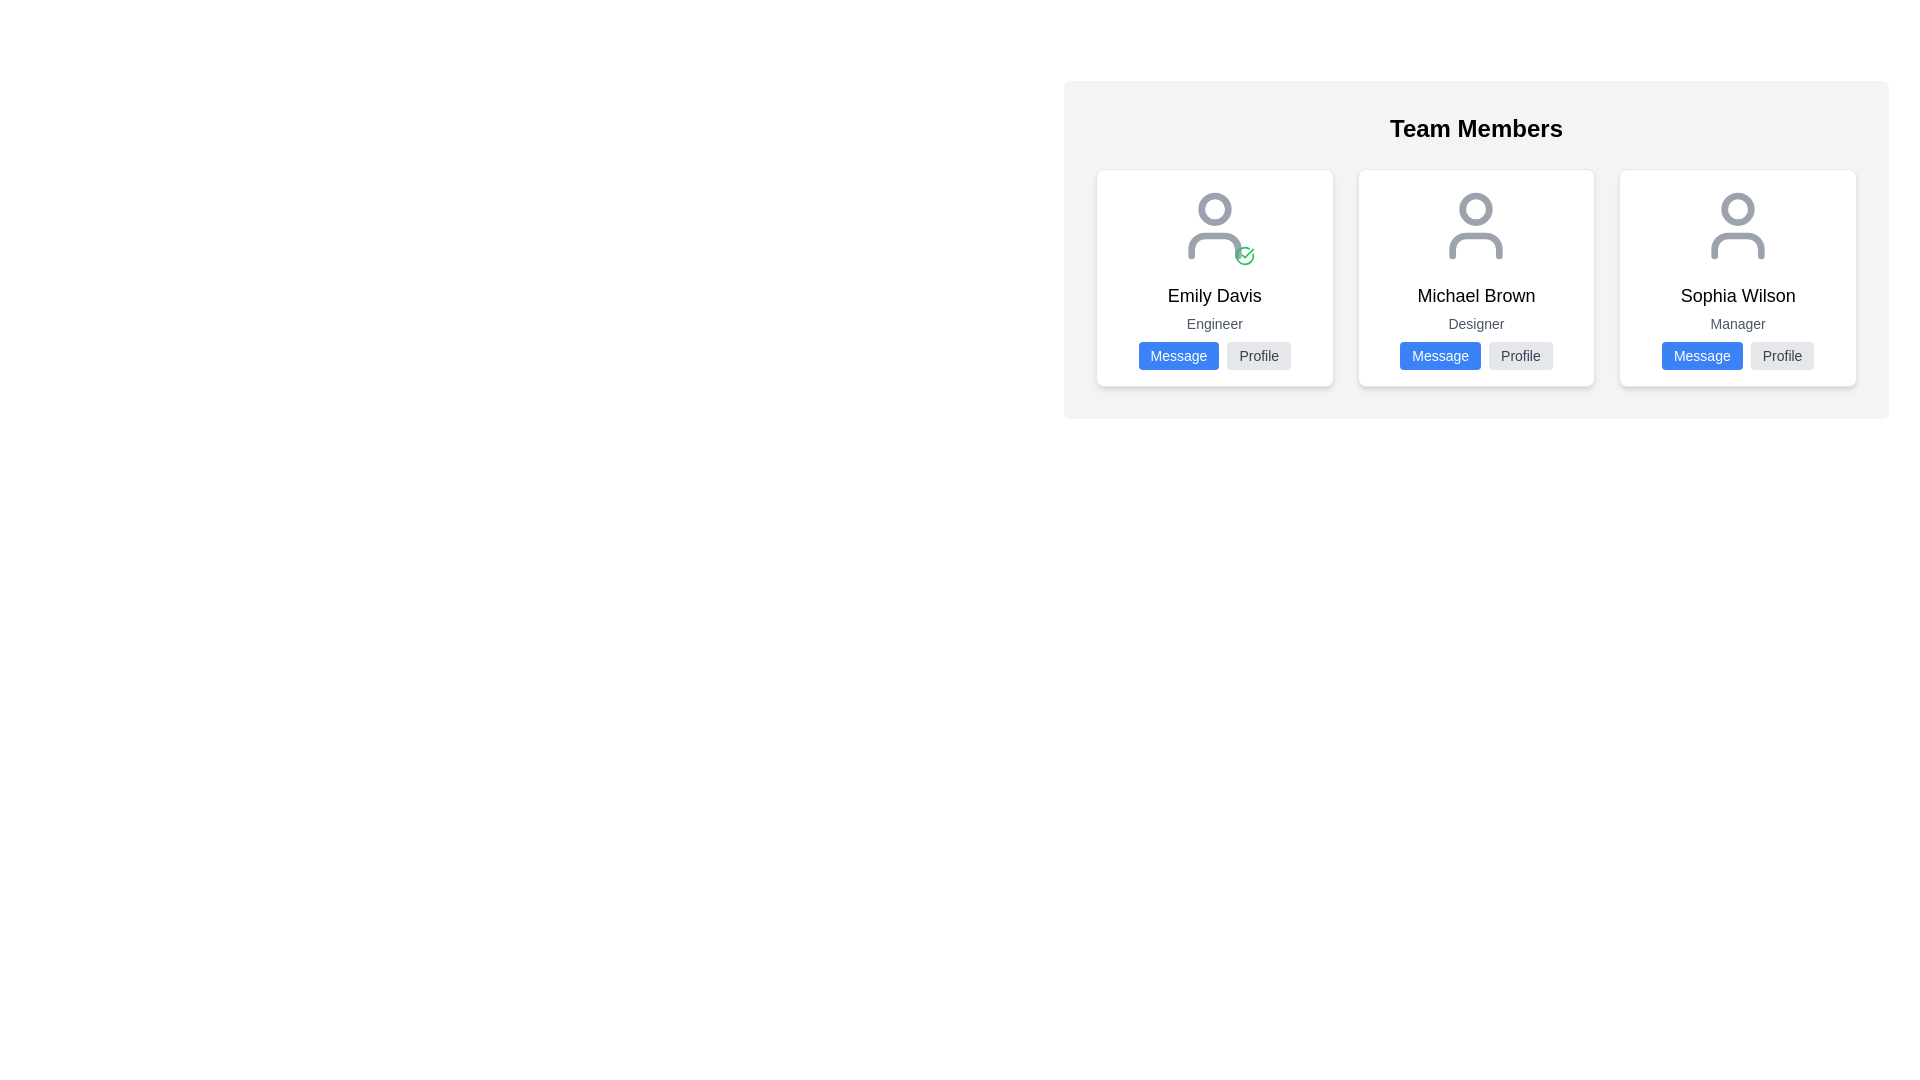 This screenshot has height=1080, width=1920. What do you see at coordinates (1737, 225) in the screenshot?
I see `the circular user icon with a gray outline, which represents the profile picture placeholder for 'Sophia Wilson', located at the top of her card and centered above her name and title` at bounding box center [1737, 225].